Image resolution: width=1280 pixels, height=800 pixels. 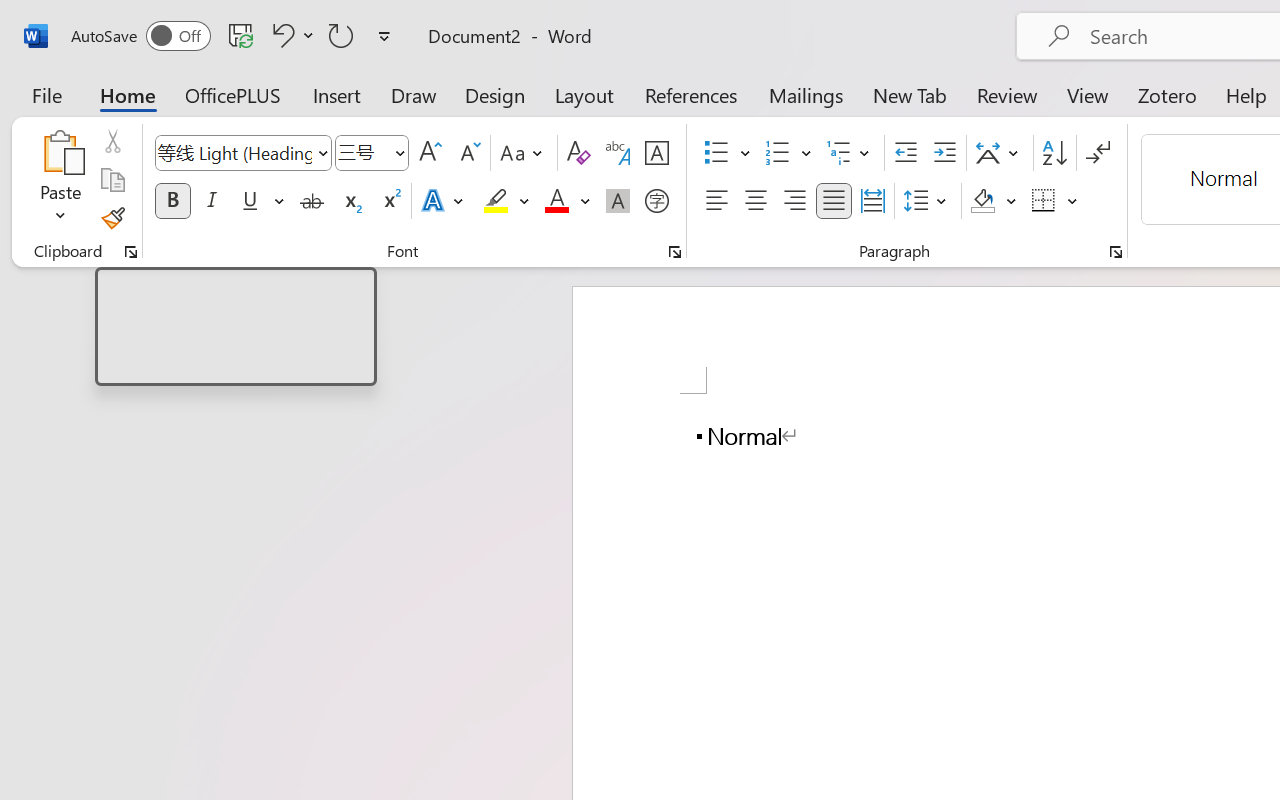 What do you see at coordinates (413, 94) in the screenshot?
I see `'Draw'` at bounding box center [413, 94].